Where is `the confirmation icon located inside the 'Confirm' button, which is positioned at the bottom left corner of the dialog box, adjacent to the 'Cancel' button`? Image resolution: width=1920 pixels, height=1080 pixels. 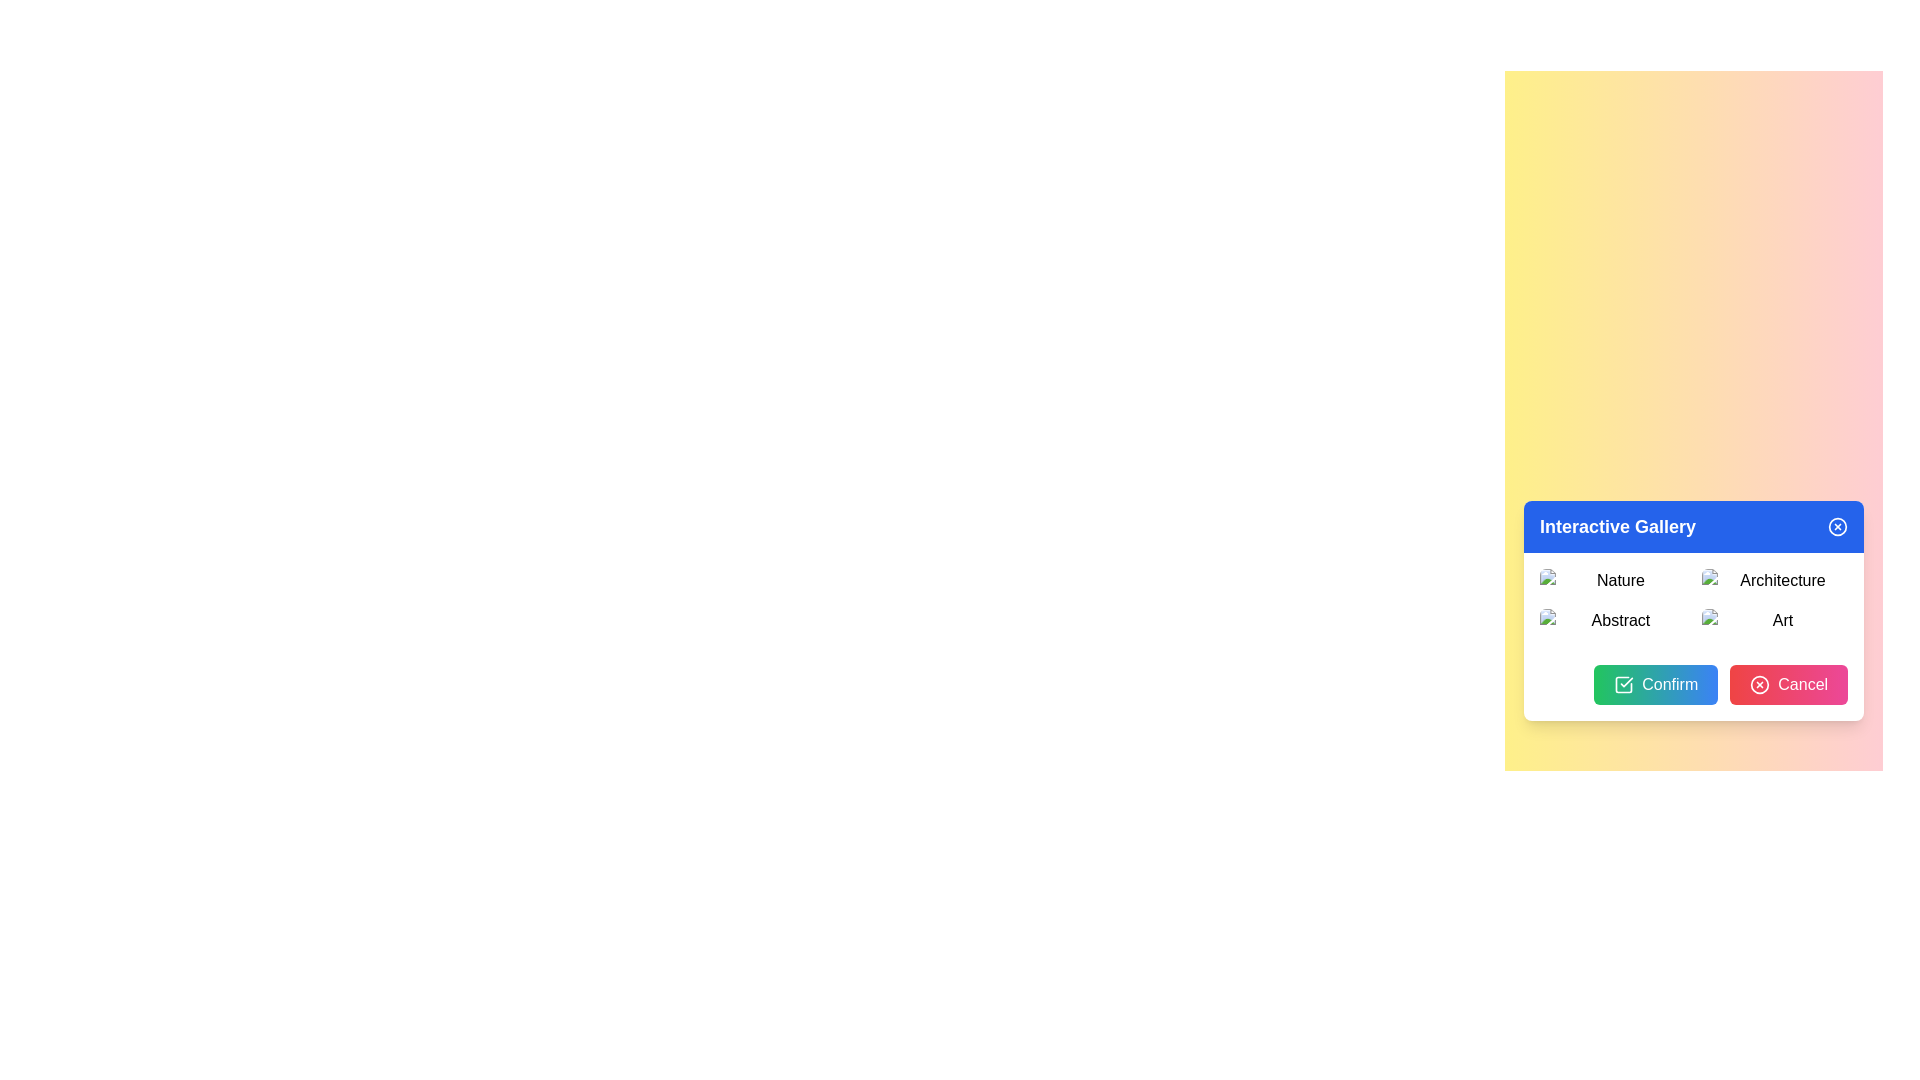 the confirmation icon located inside the 'Confirm' button, which is positioned at the bottom left corner of the dialog box, adjacent to the 'Cancel' button is located at coordinates (1624, 684).